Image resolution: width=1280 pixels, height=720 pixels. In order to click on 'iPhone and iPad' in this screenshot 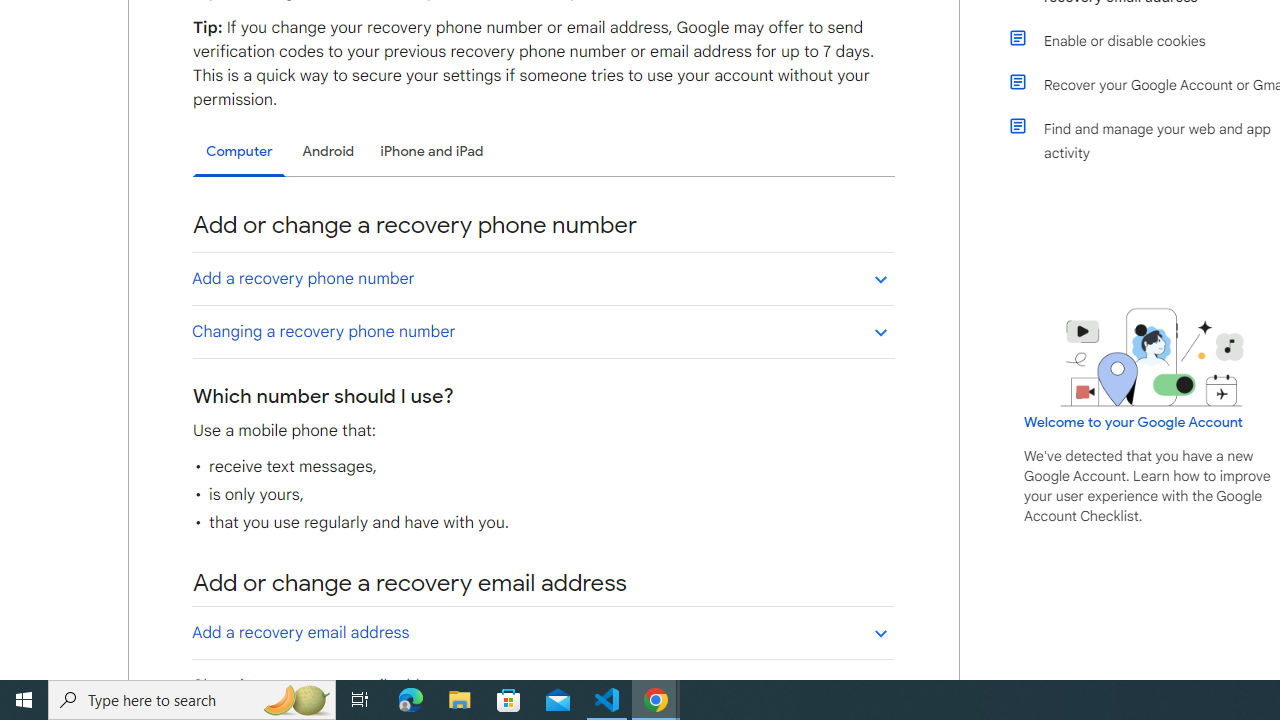, I will do `click(431, 150)`.